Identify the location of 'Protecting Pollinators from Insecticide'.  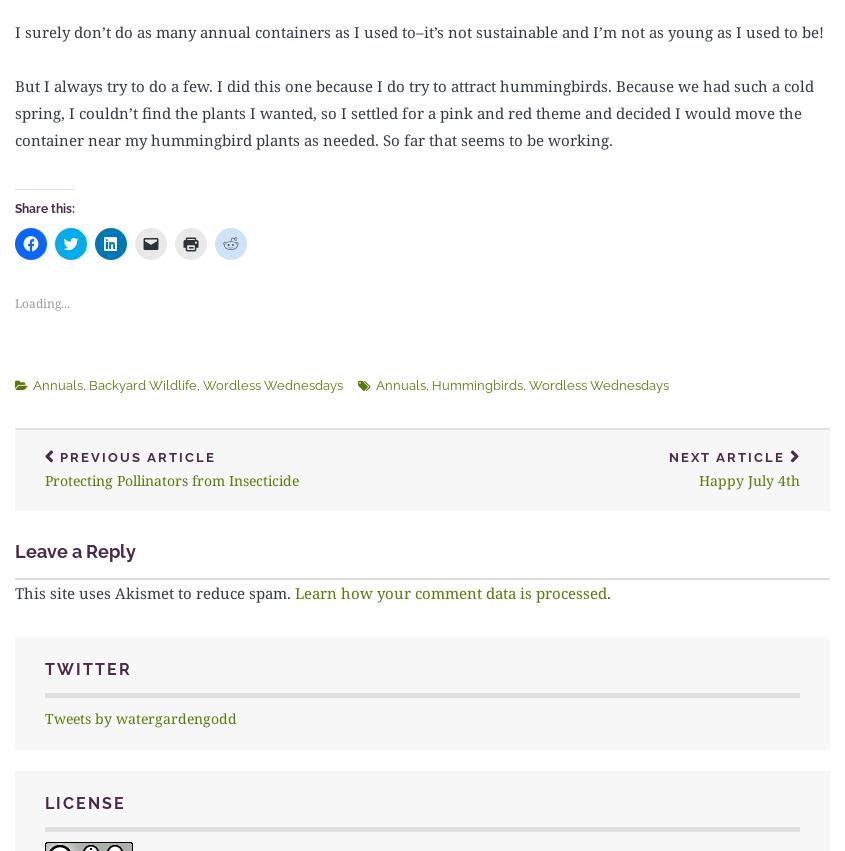
(171, 479).